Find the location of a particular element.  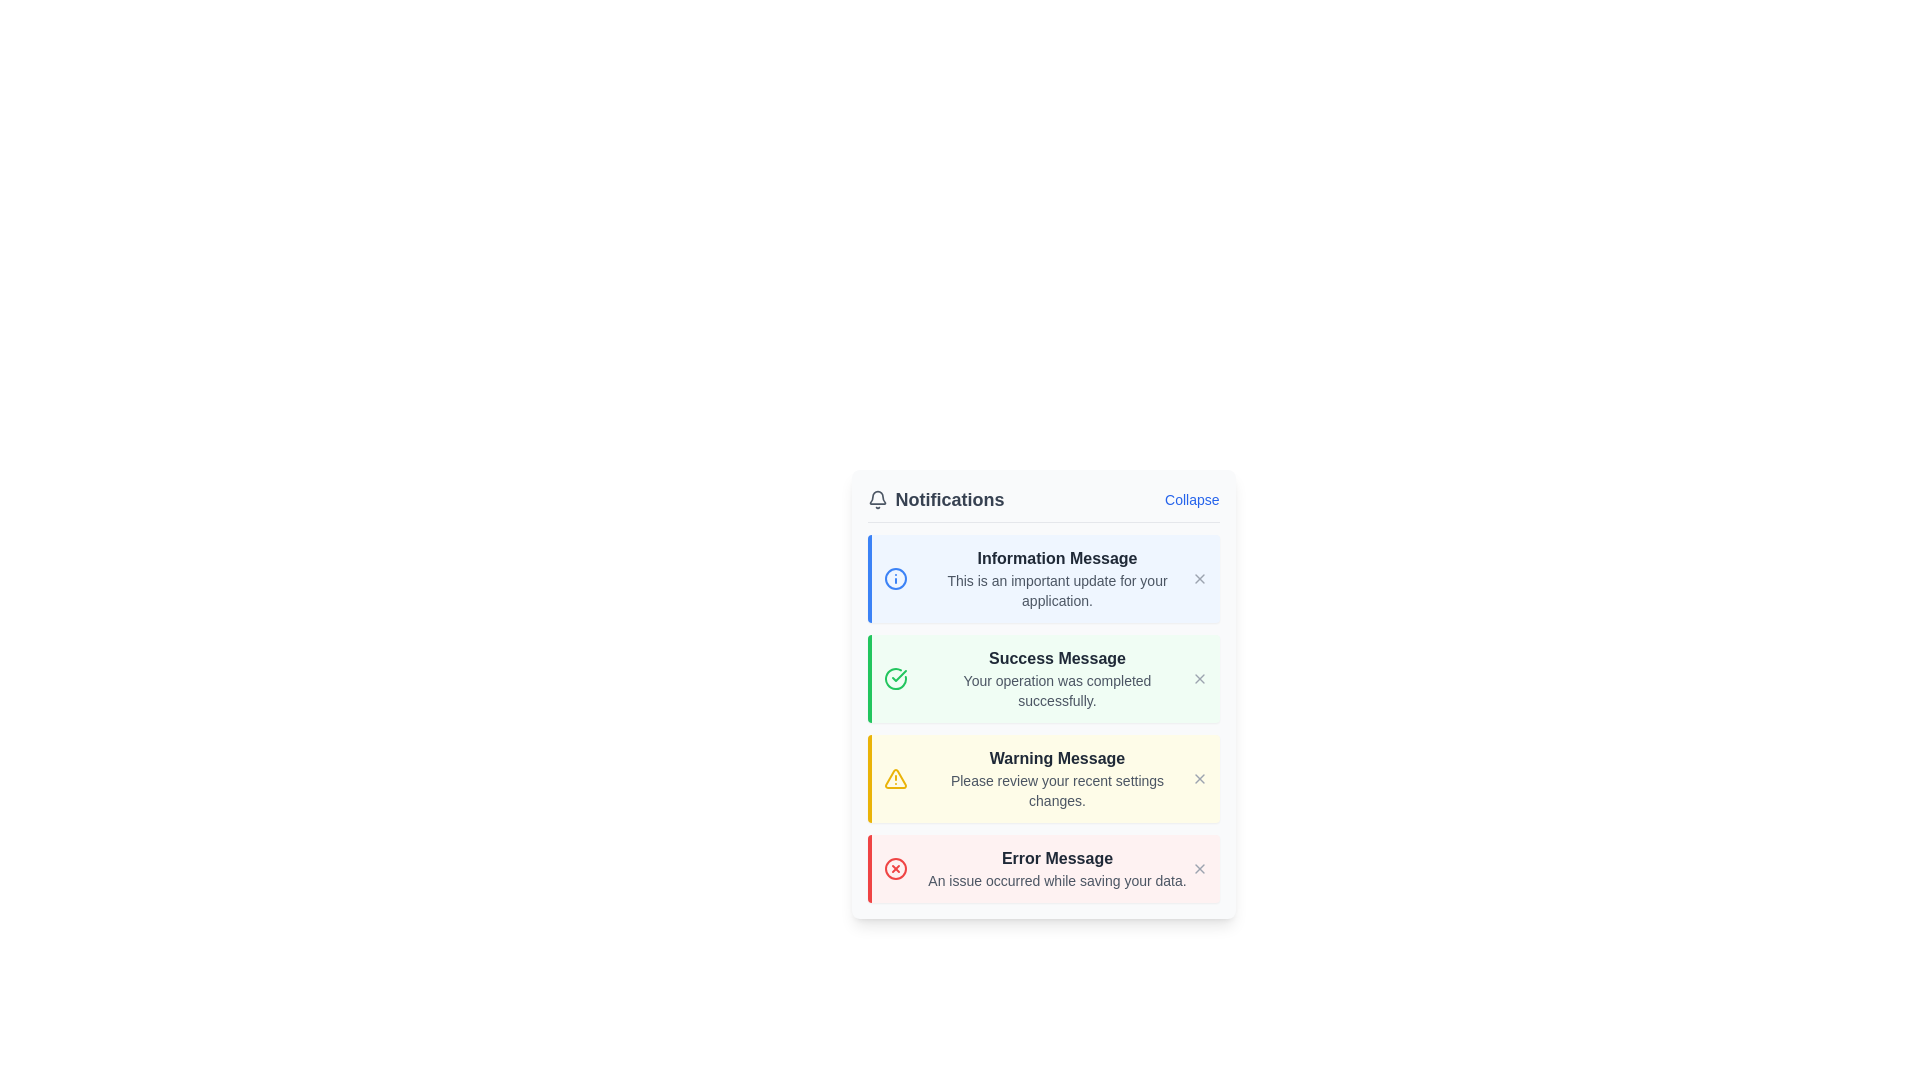

'Error Message' text which serves as the title for the error notification, located in the bottom-most notification item of the 'Notifications' panel is located at coordinates (1056, 858).